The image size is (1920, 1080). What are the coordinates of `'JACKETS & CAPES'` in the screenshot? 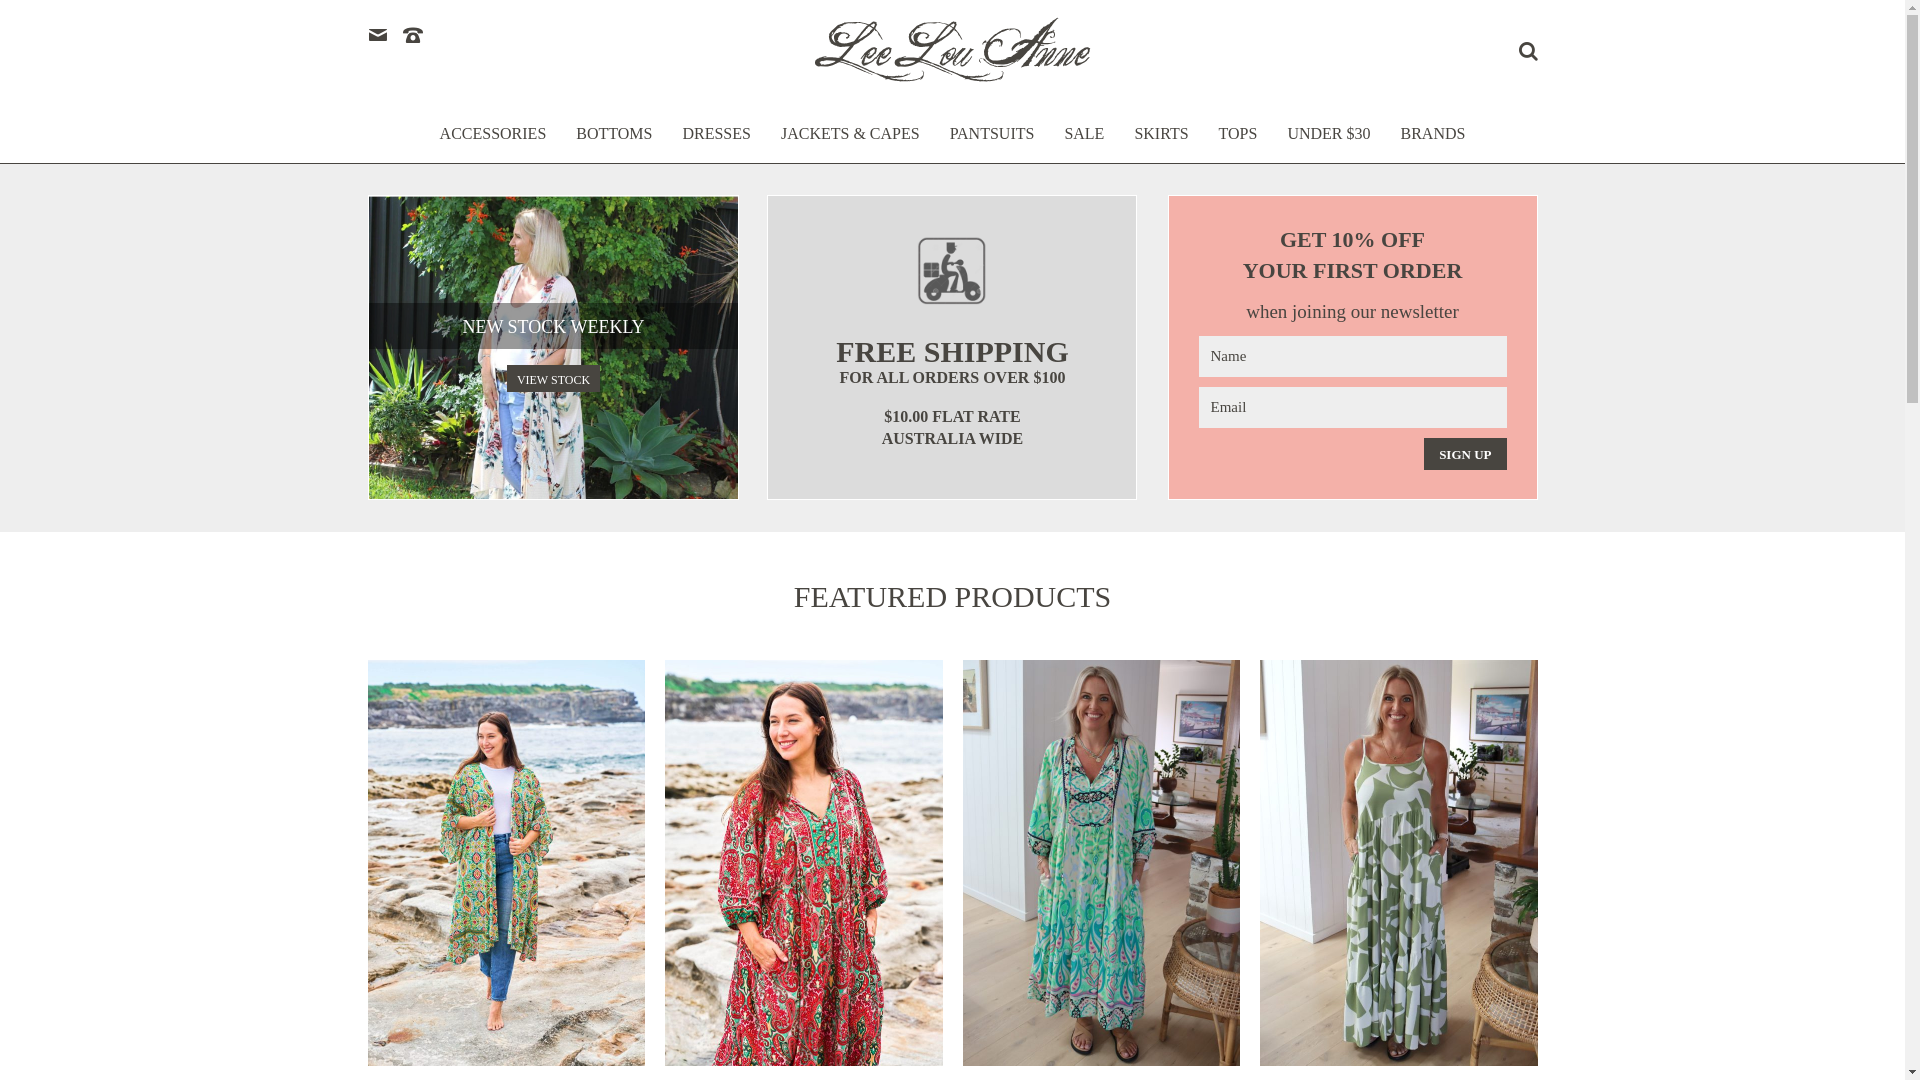 It's located at (850, 142).